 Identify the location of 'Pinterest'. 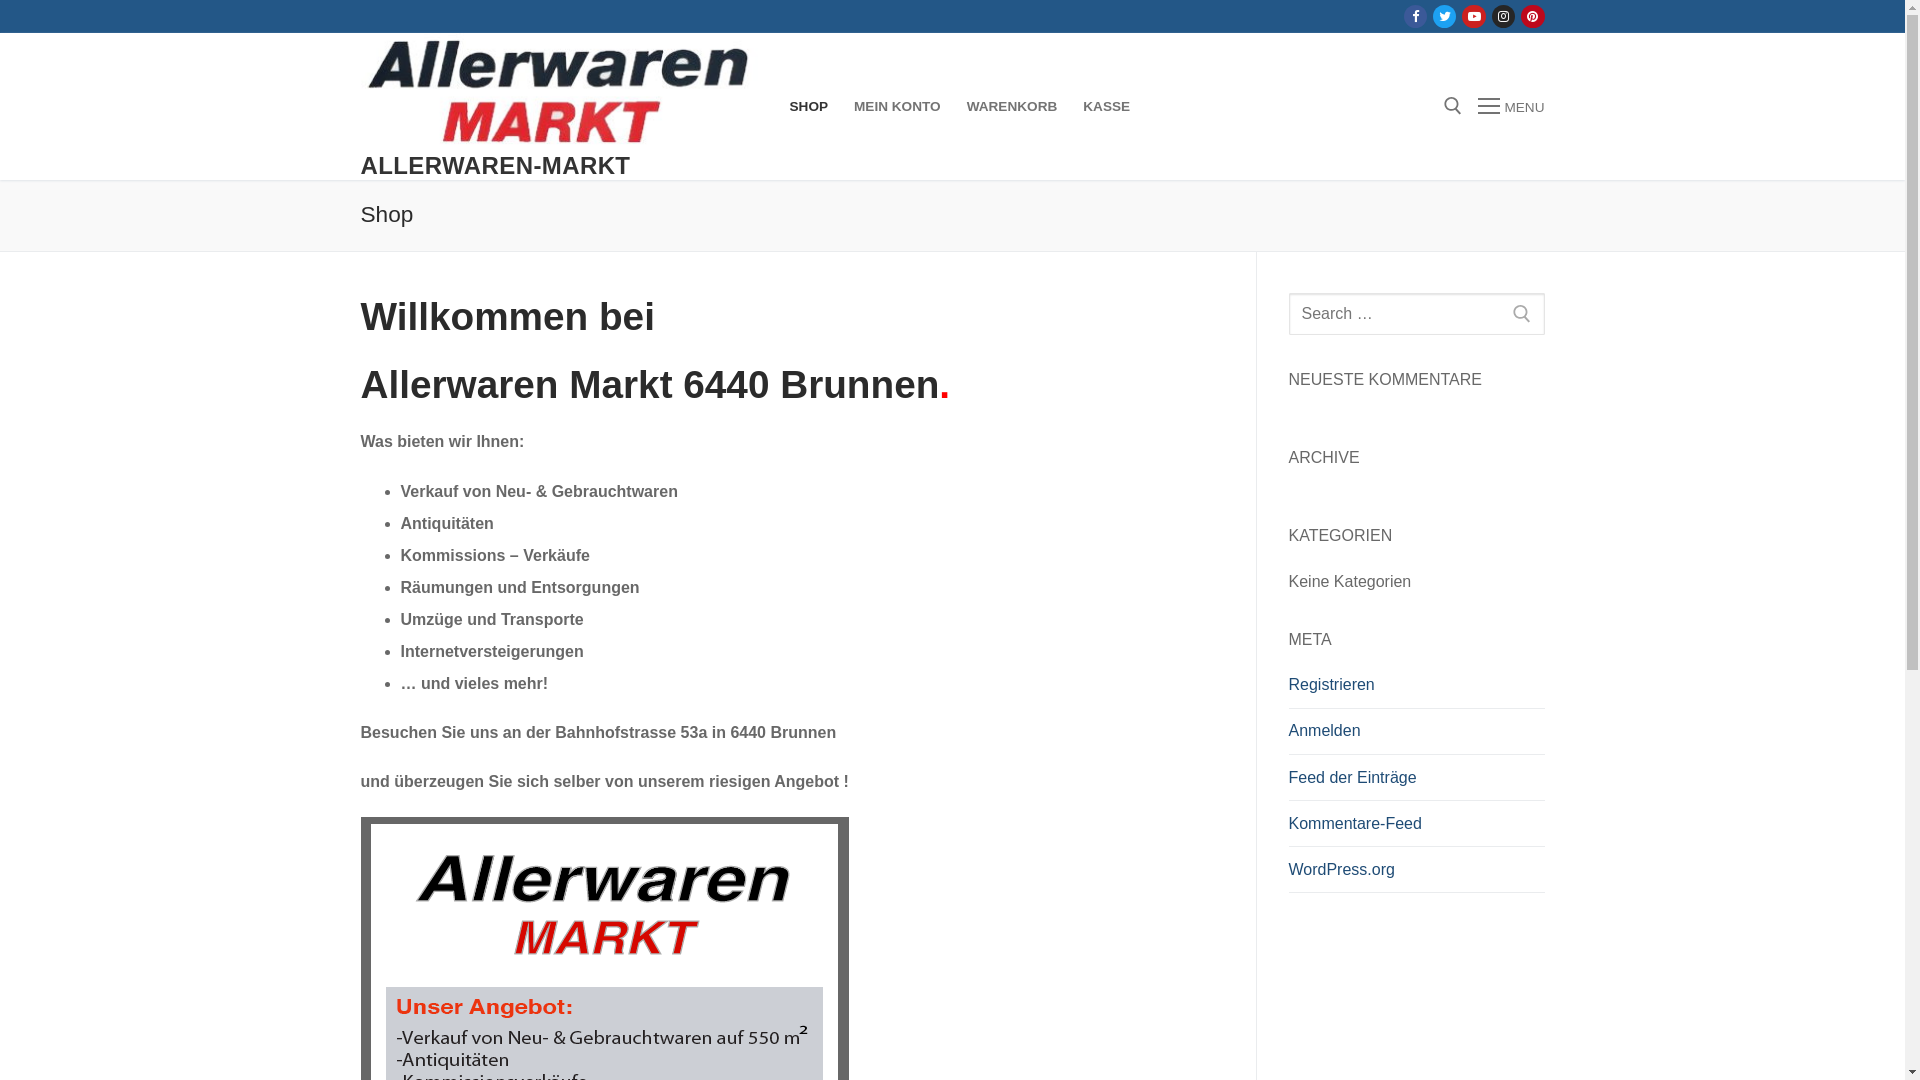
(1531, 16).